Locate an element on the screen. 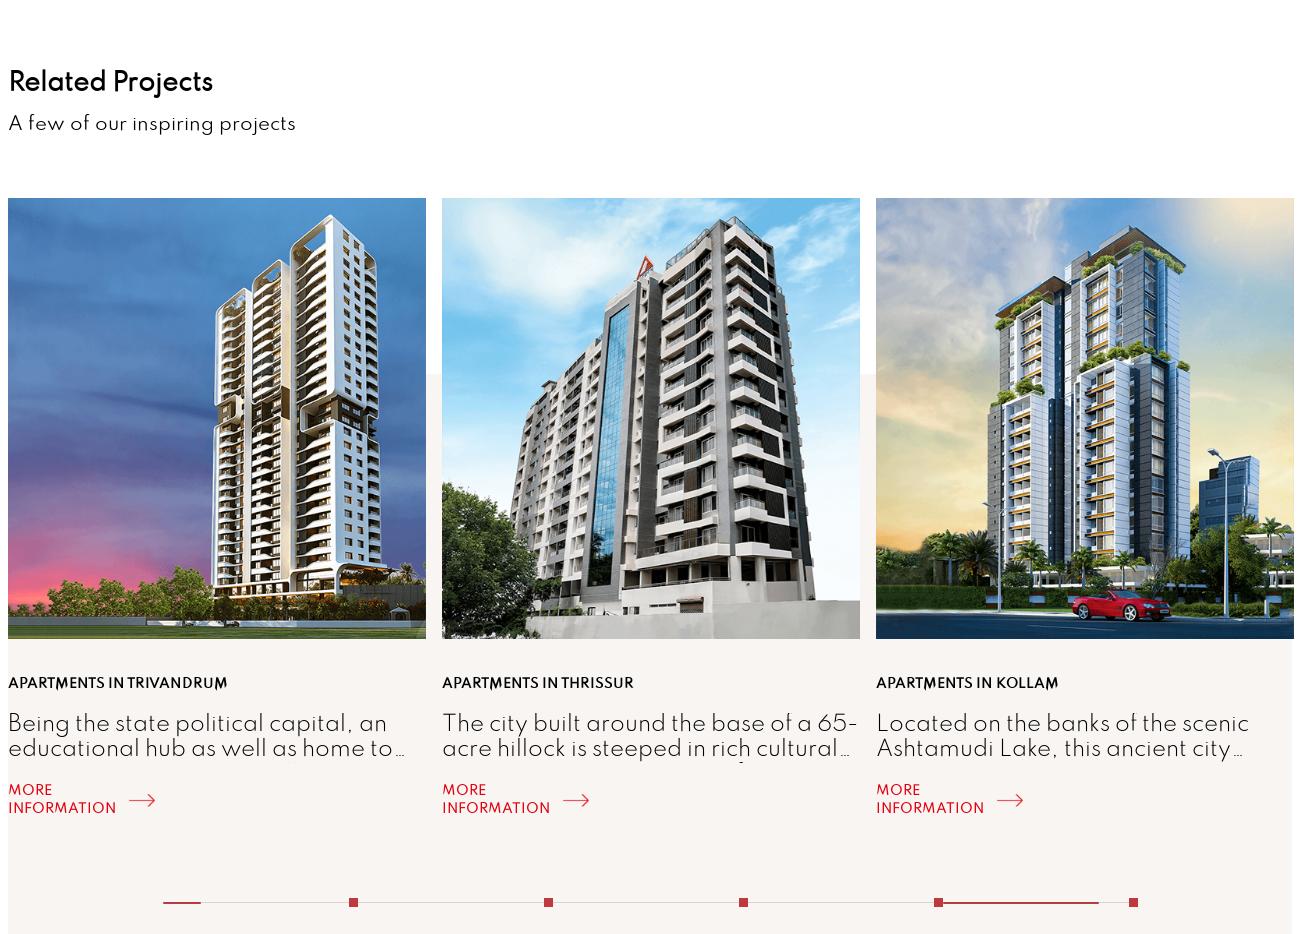 Image resolution: width=1300 pixels, height=934 pixels. 'Apartments in Thrissur' is located at coordinates (441, 682).